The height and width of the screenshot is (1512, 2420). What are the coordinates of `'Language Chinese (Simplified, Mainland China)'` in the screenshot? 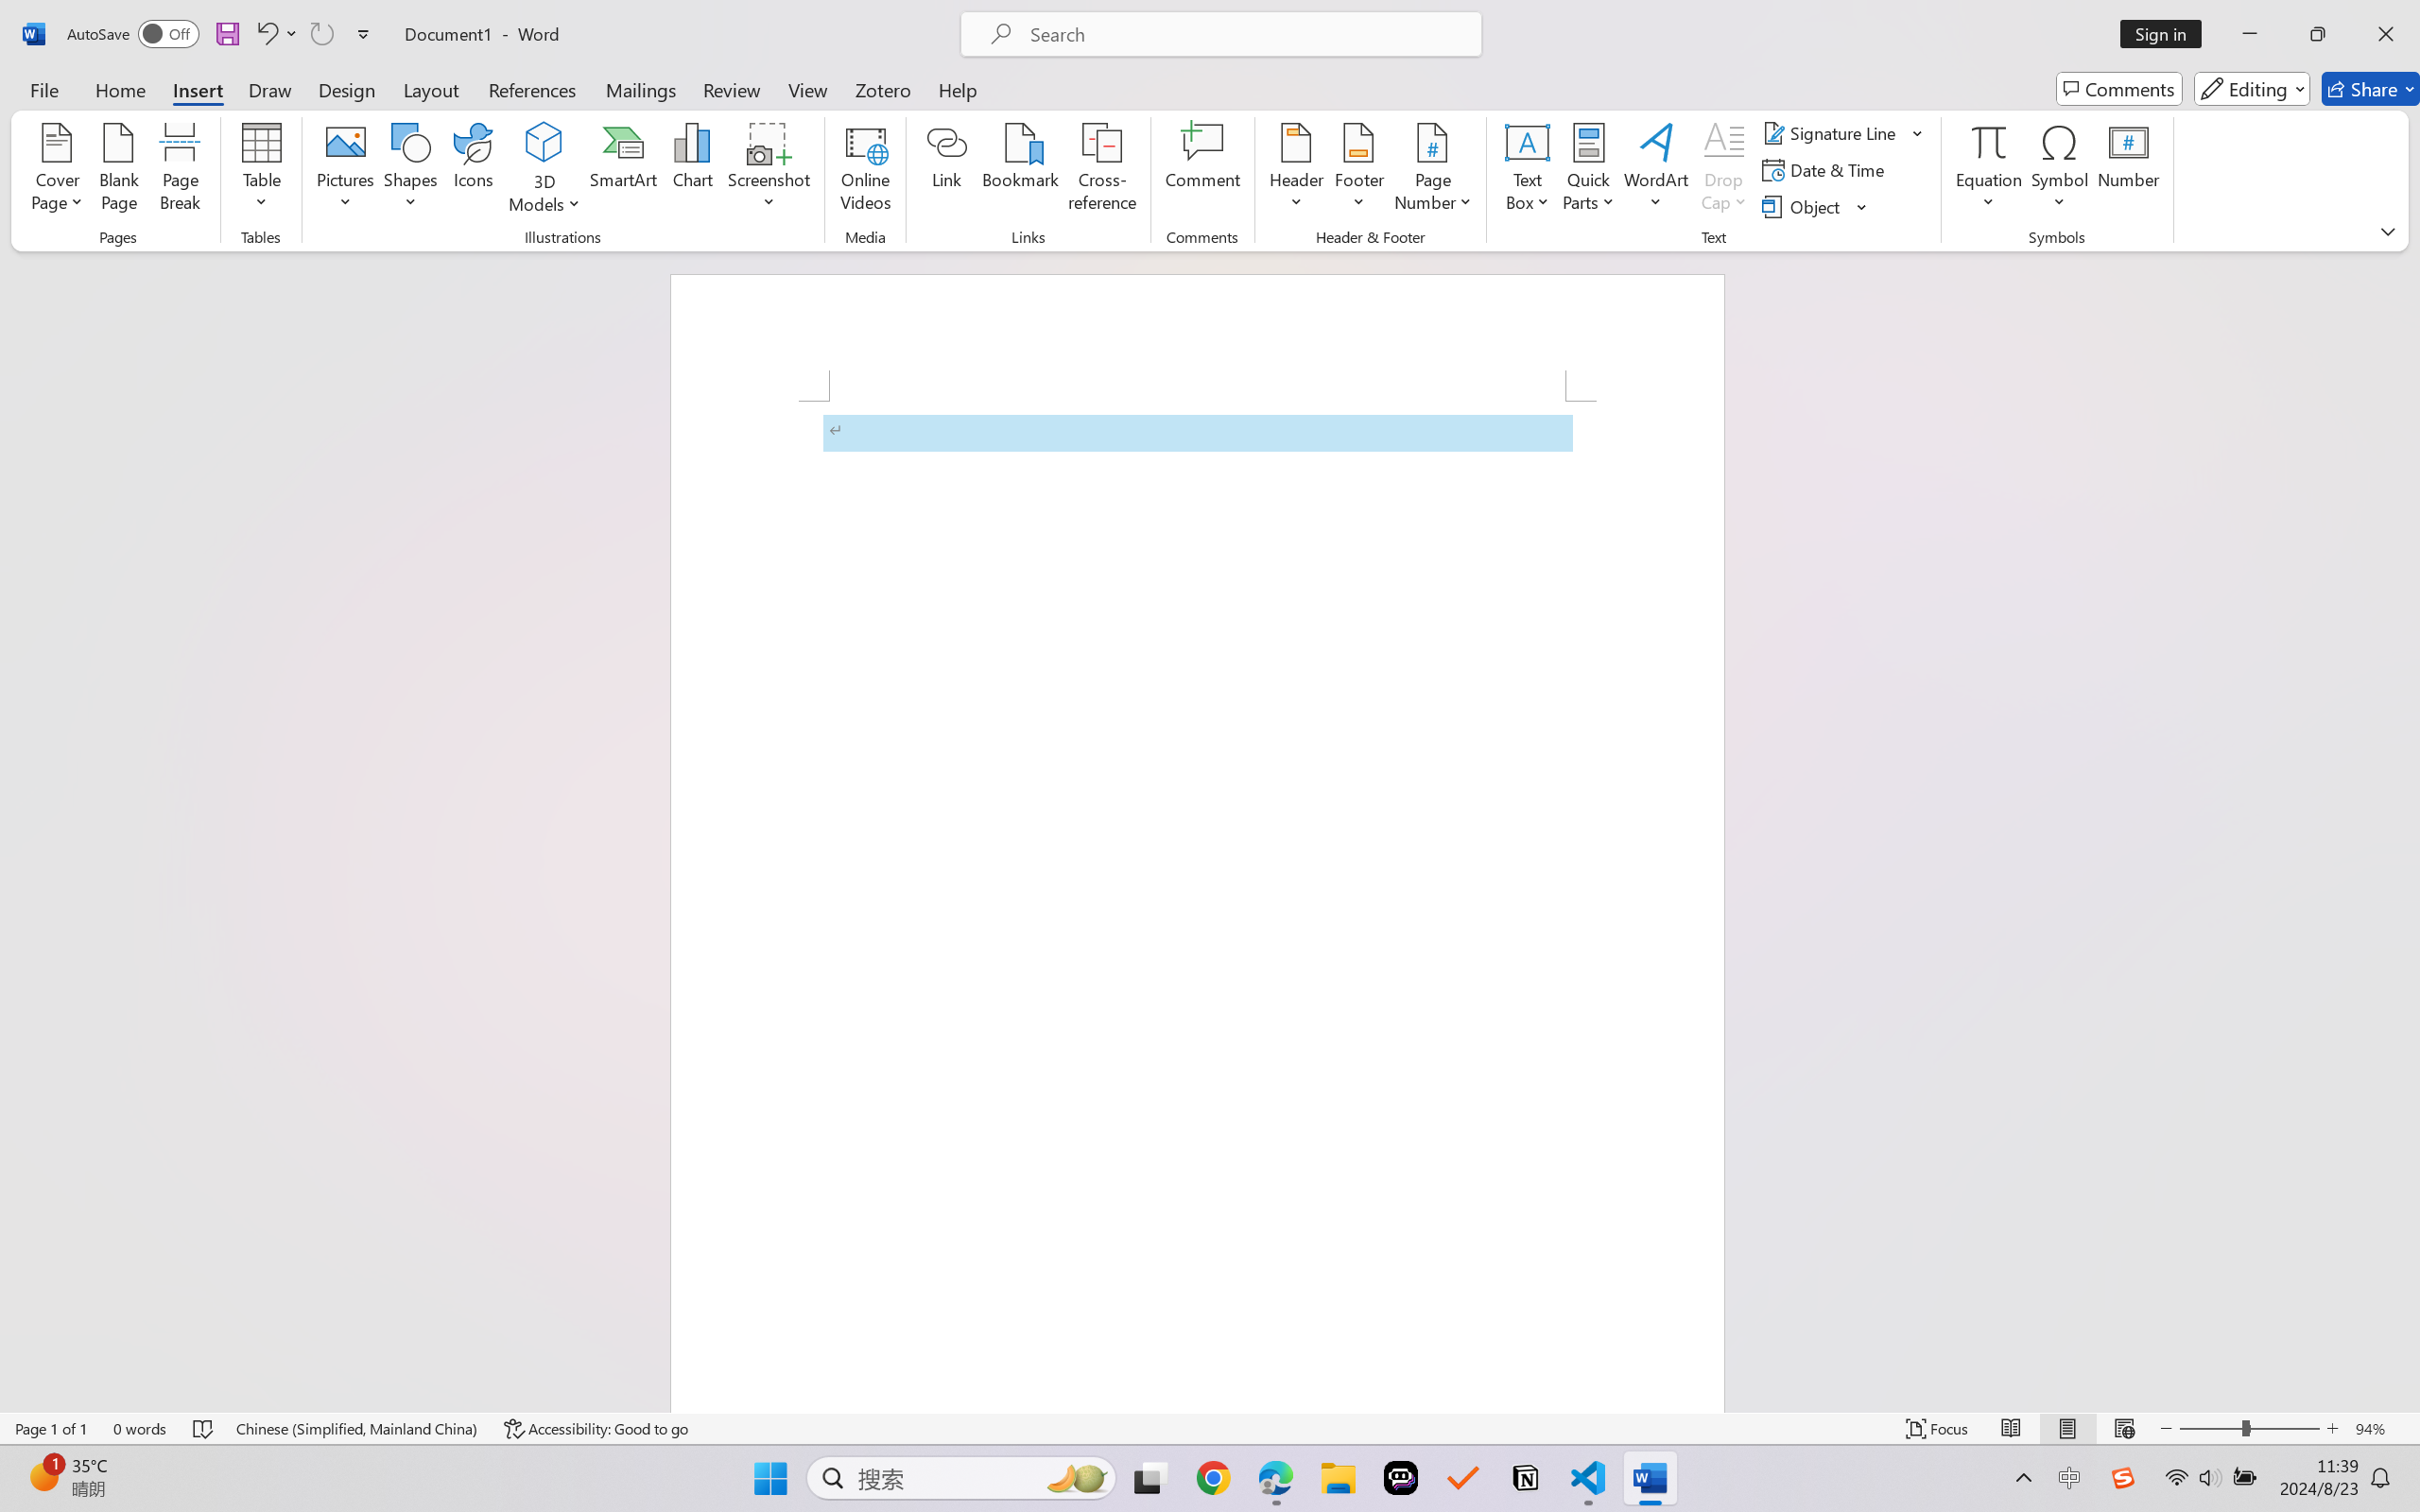 It's located at (356, 1428).